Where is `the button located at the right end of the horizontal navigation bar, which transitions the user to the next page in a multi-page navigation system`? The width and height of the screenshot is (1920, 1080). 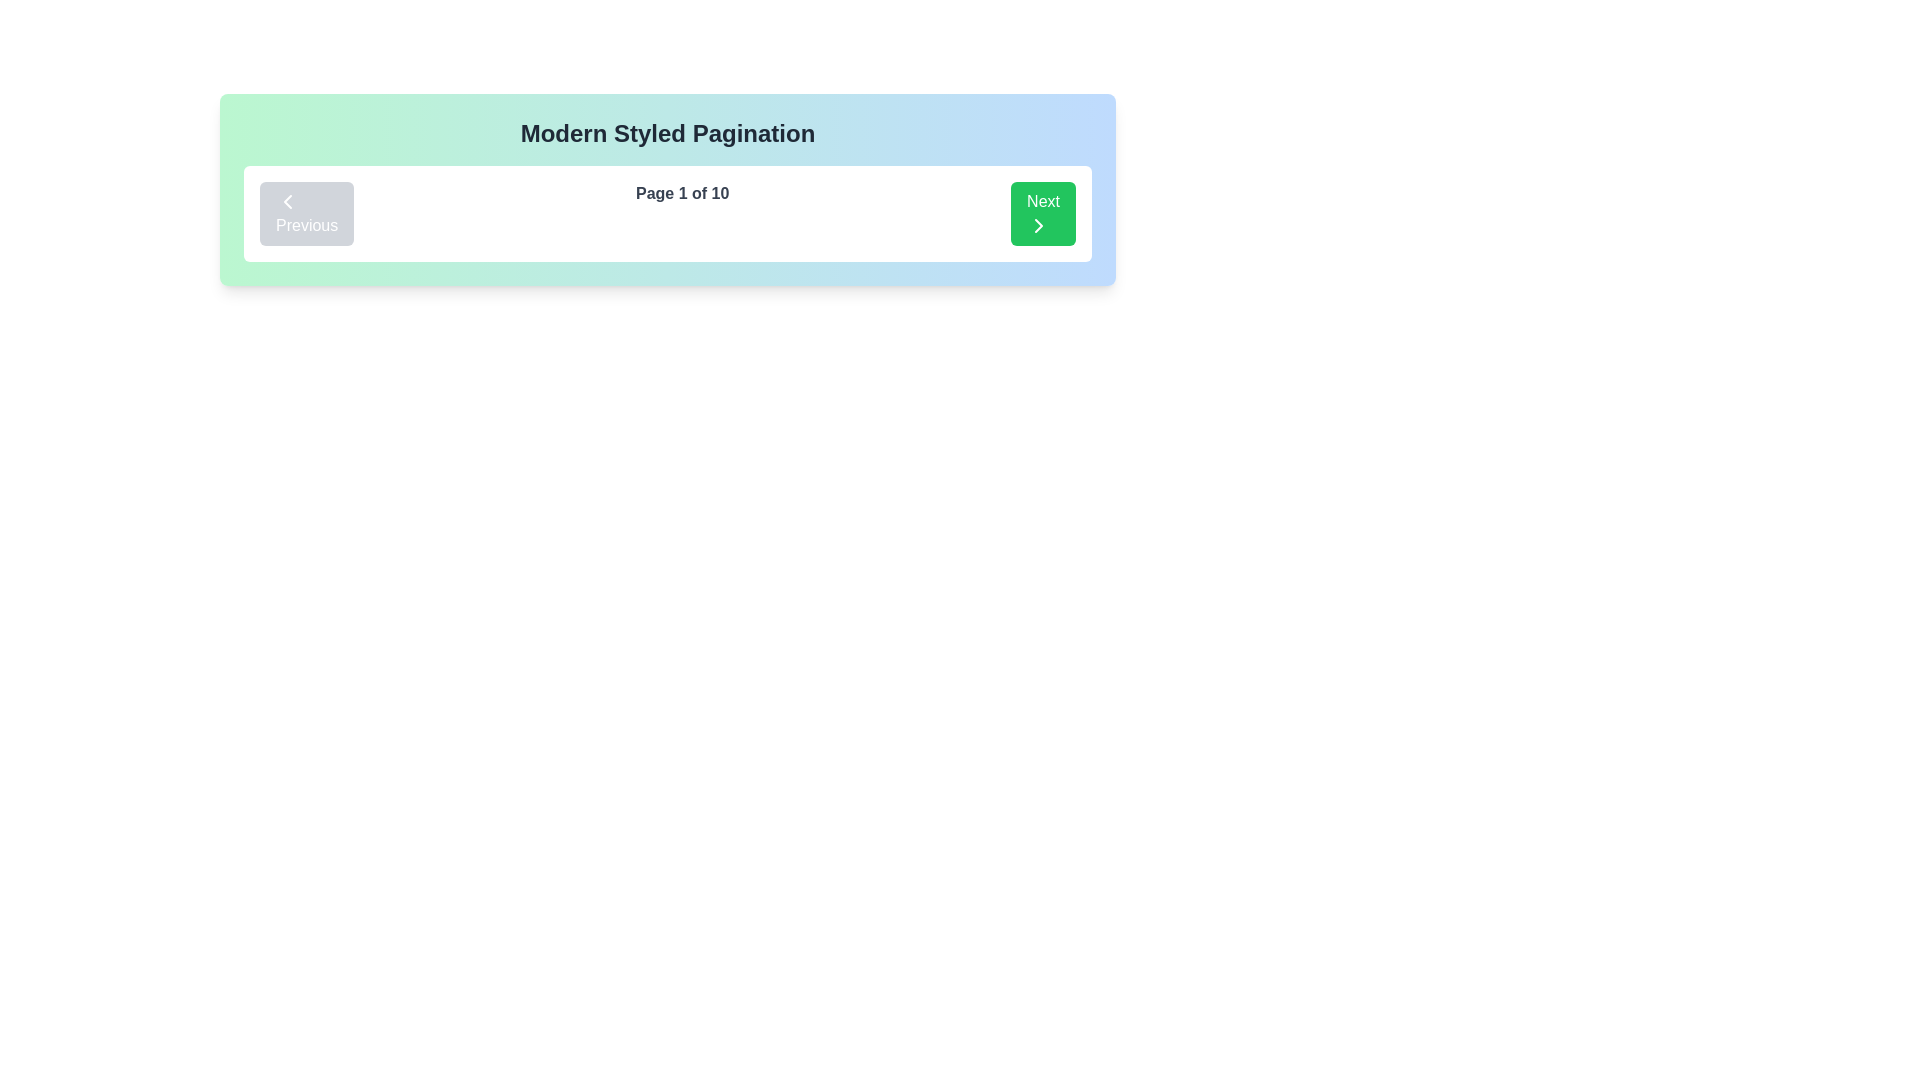 the button located at the right end of the horizontal navigation bar, which transitions the user to the next page in a multi-page navigation system is located at coordinates (1042, 213).